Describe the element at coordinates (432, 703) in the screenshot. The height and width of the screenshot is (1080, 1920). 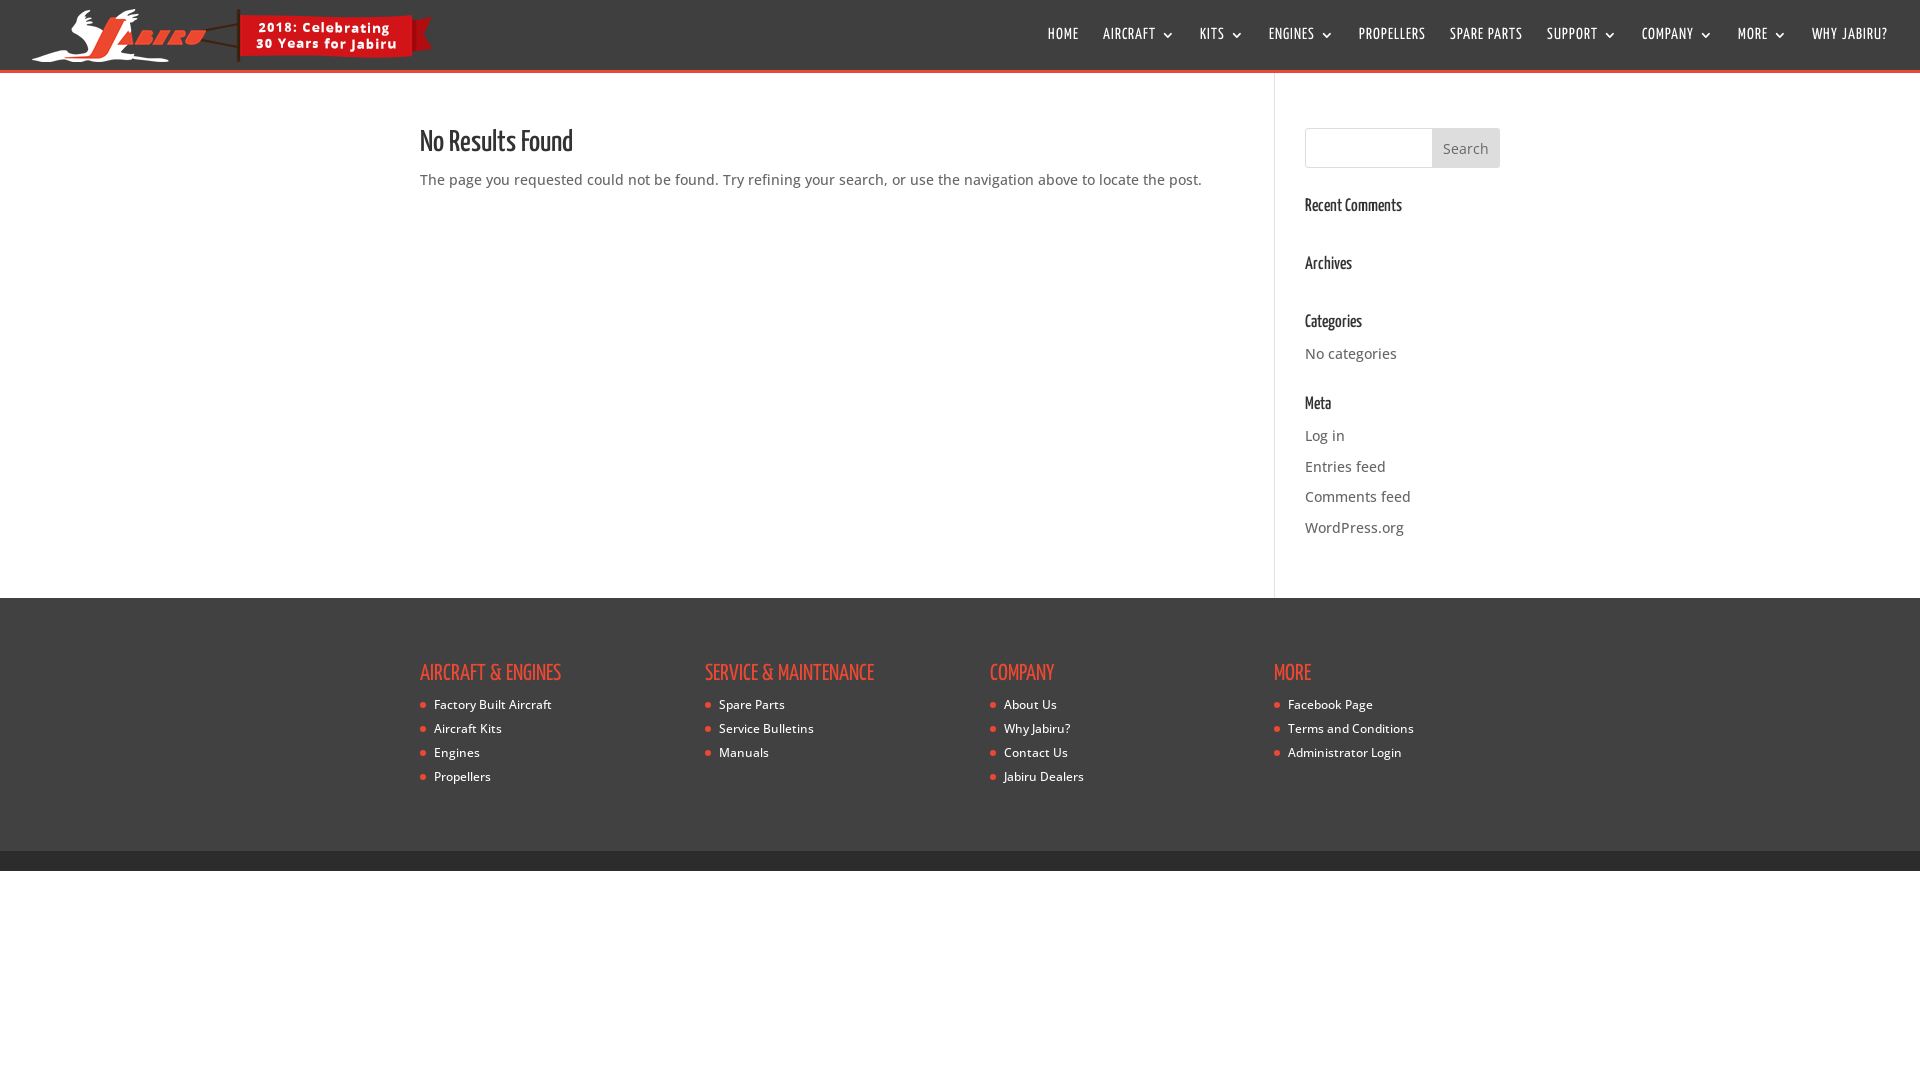
I see `'Factory Built Aircraft'` at that location.